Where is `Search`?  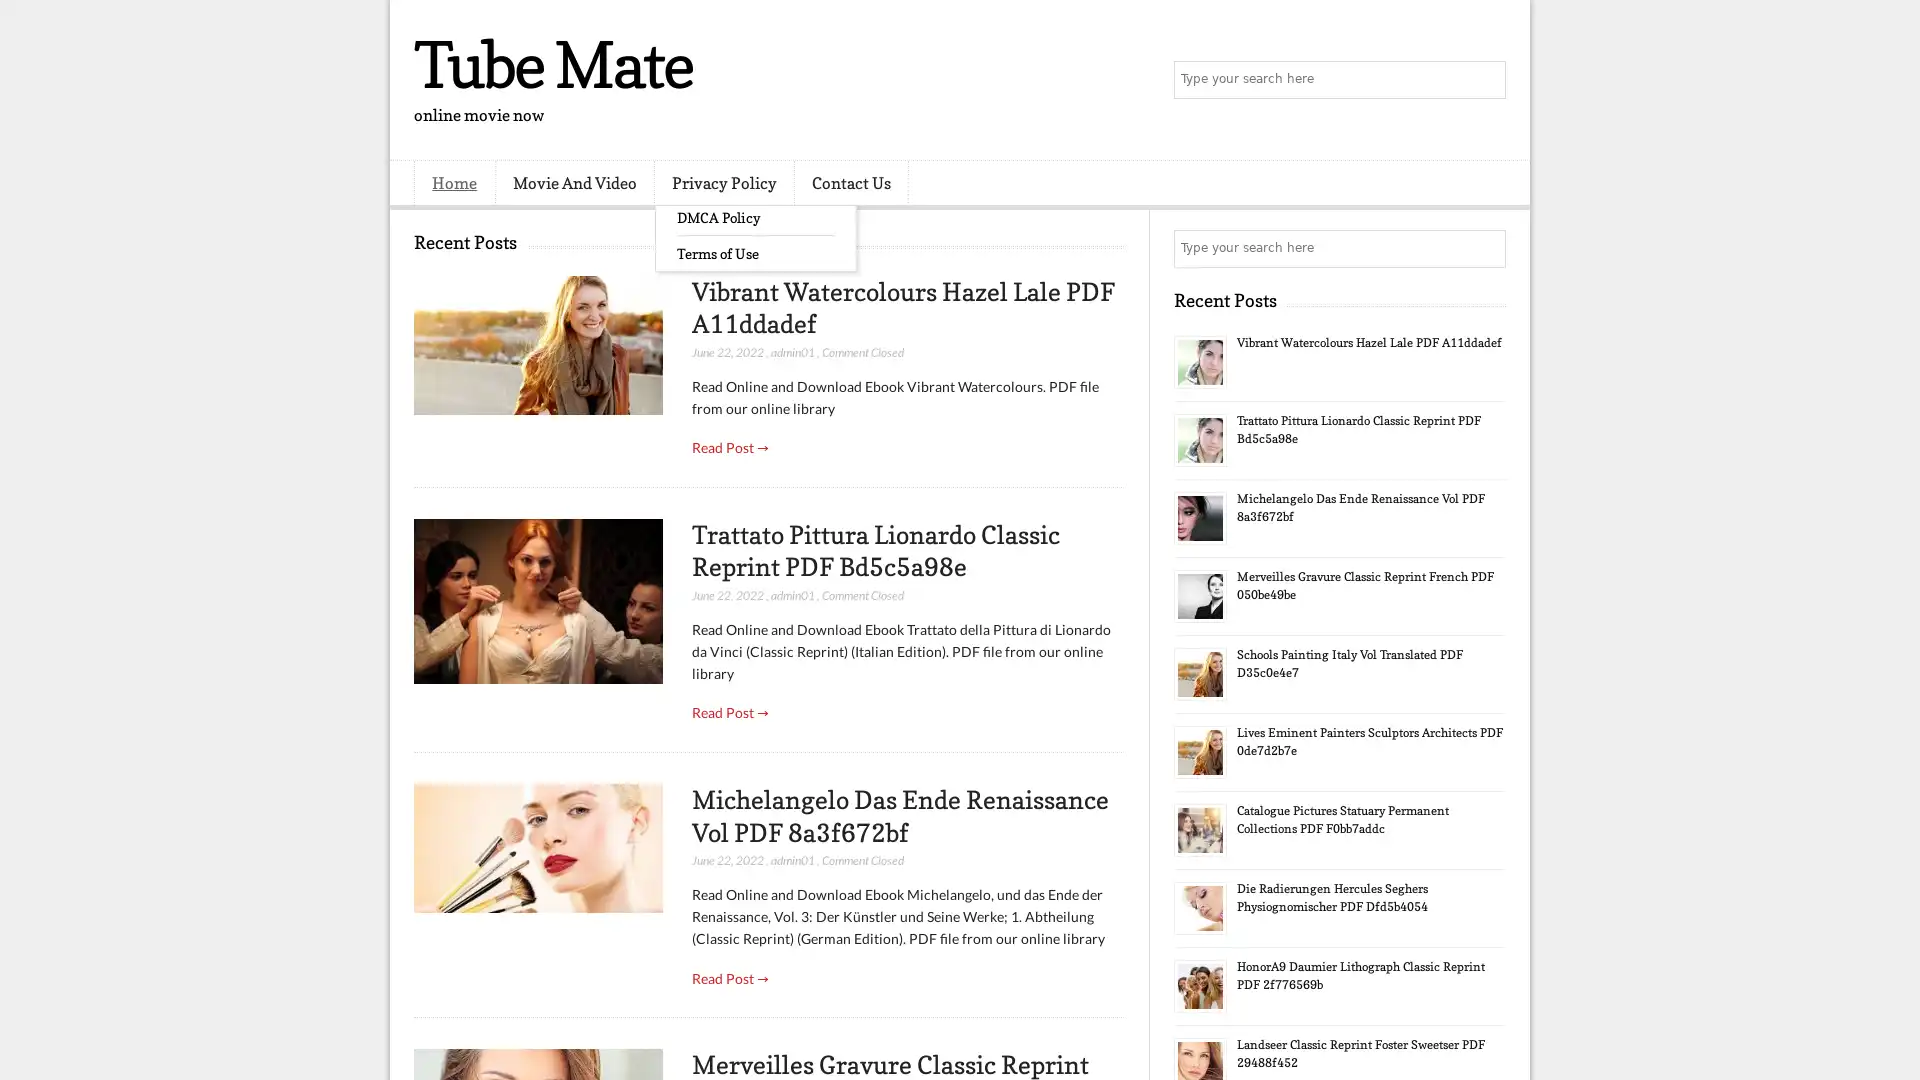 Search is located at coordinates (1485, 248).